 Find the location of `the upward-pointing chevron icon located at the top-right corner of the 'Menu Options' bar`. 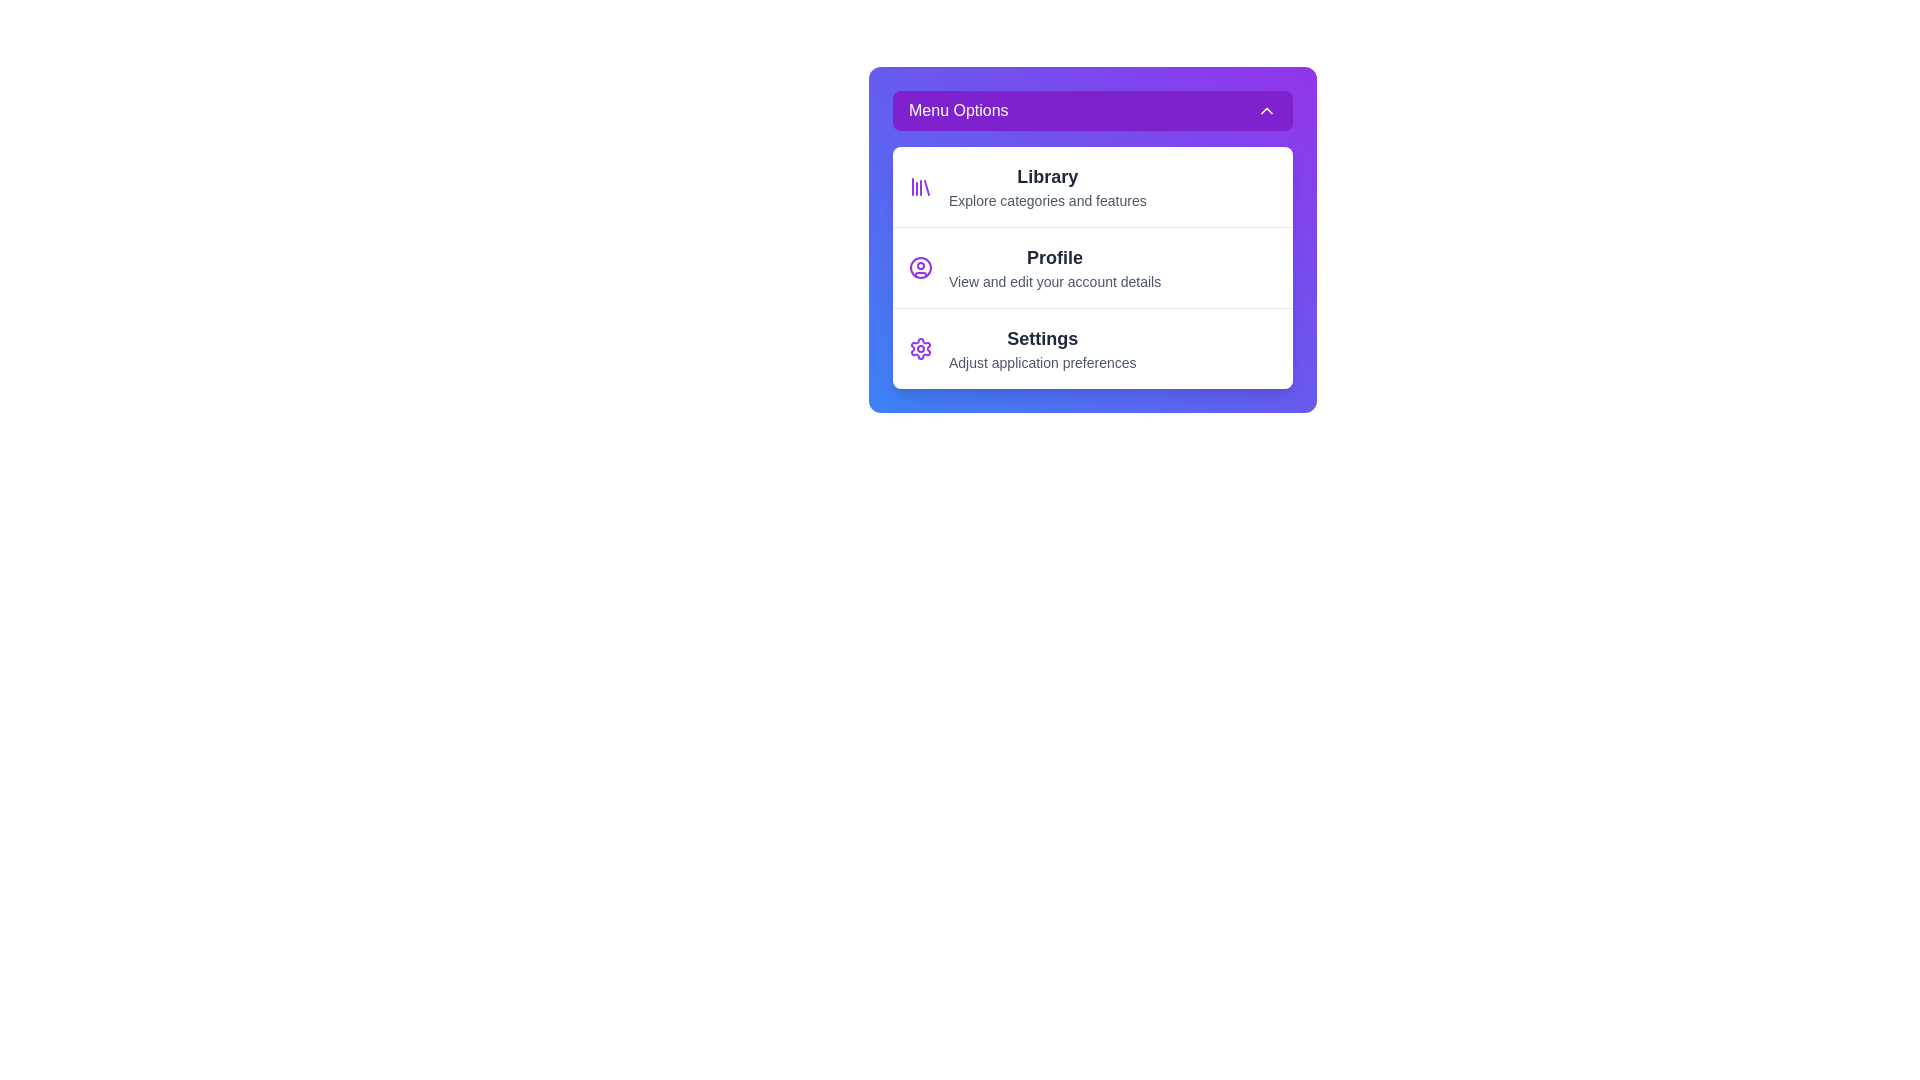

the upward-pointing chevron icon located at the top-right corner of the 'Menu Options' bar is located at coordinates (1266, 111).